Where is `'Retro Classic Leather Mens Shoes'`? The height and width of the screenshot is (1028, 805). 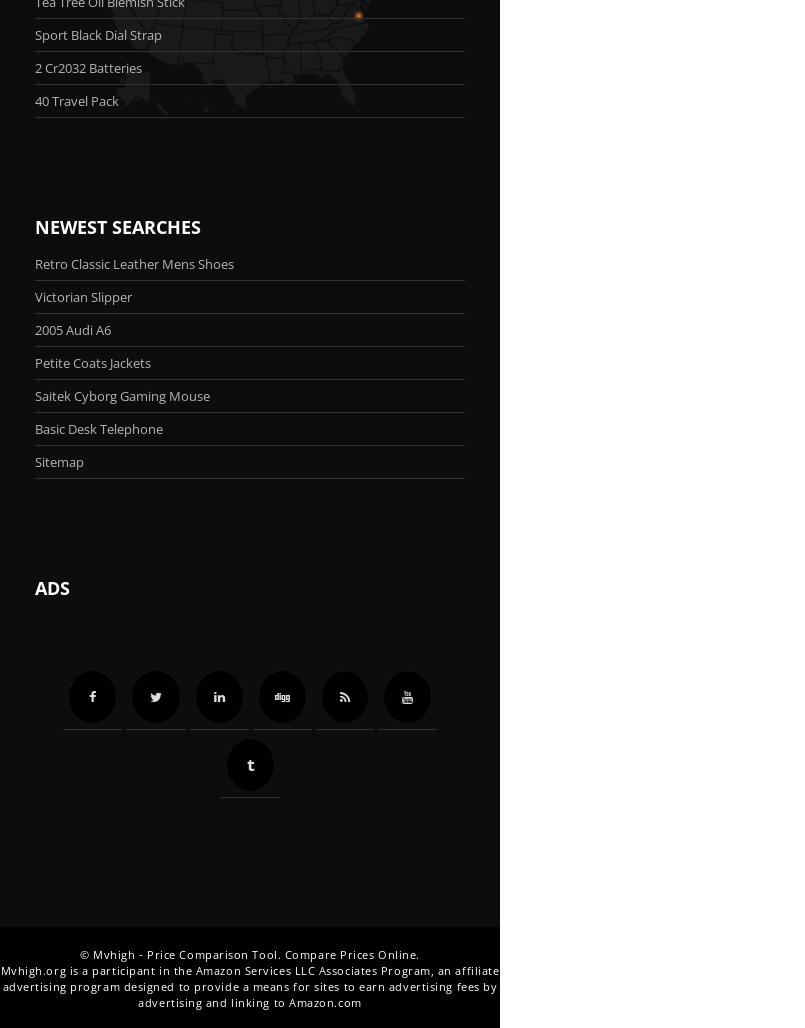
'Retro Classic Leather Mens Shoes' is located at coordinates (134, 262).